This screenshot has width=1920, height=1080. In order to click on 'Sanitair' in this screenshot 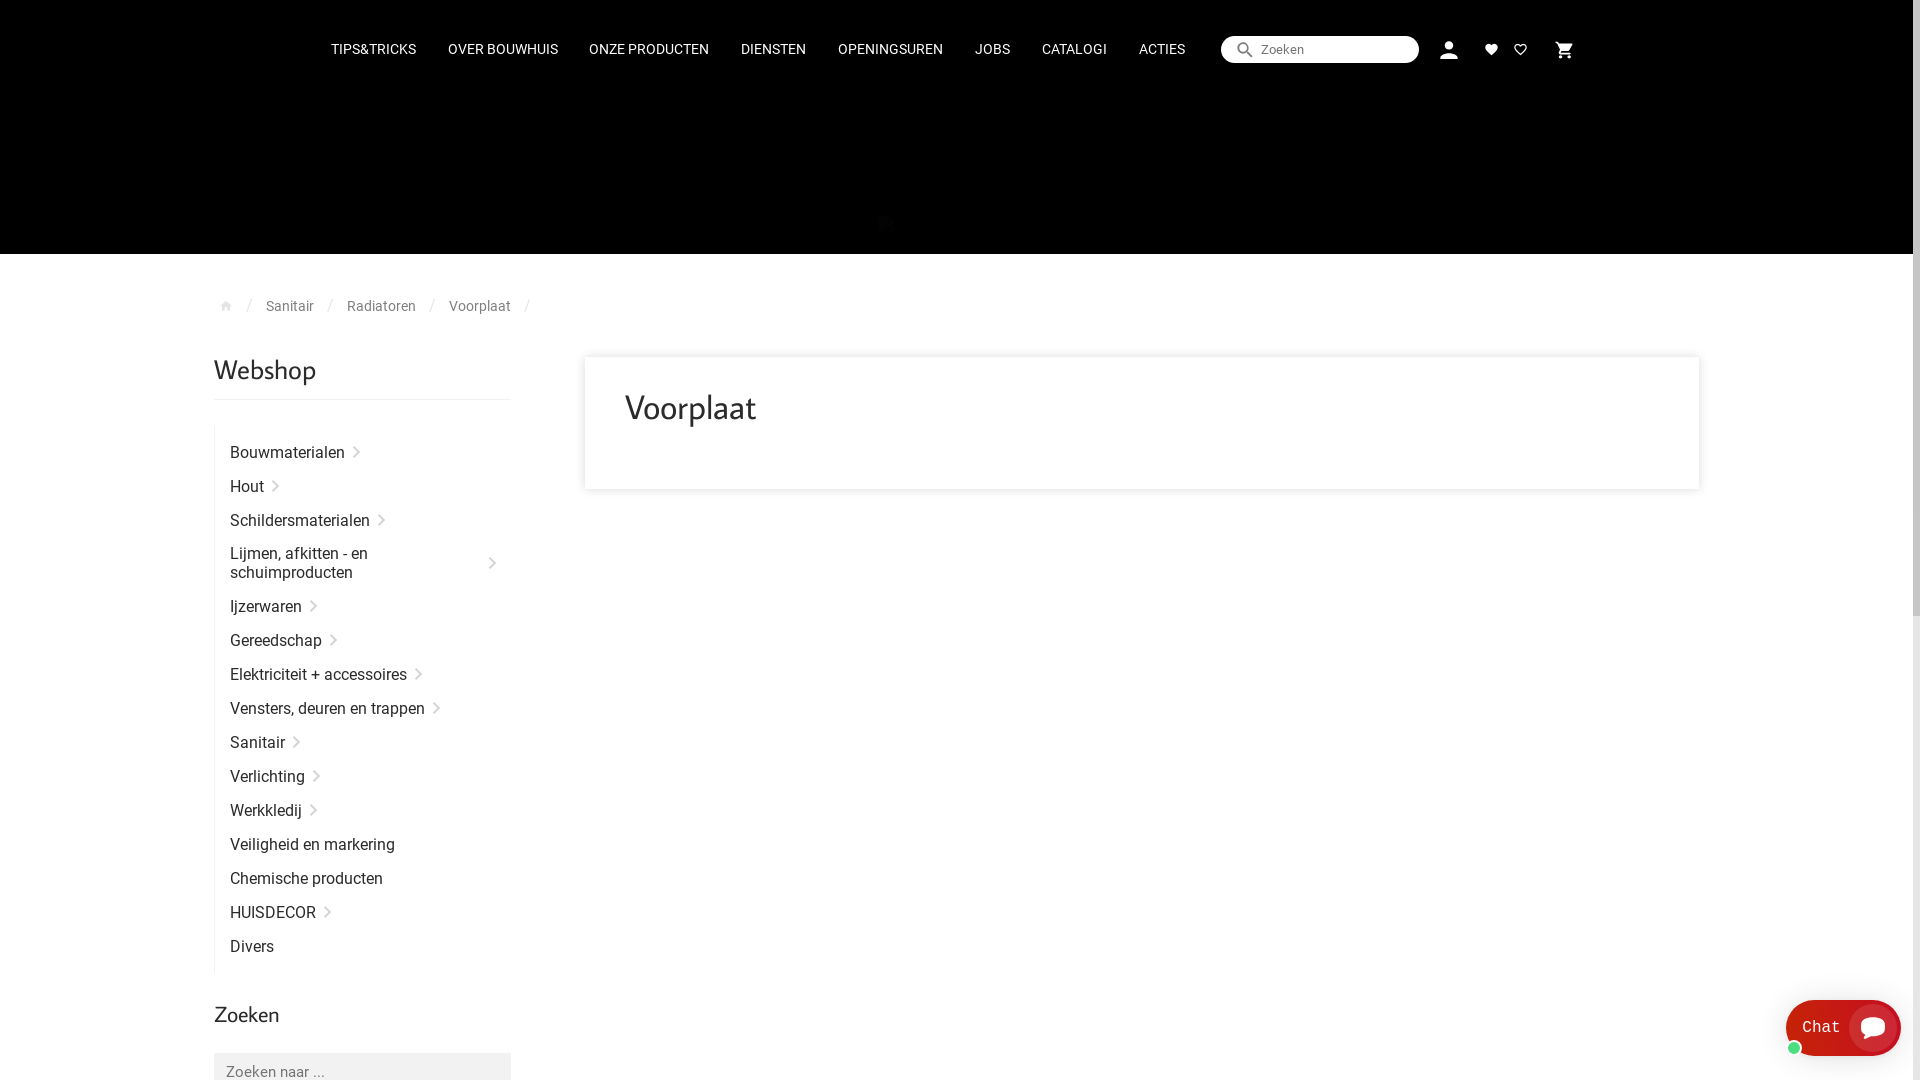, I will do `click(288, 305)`.